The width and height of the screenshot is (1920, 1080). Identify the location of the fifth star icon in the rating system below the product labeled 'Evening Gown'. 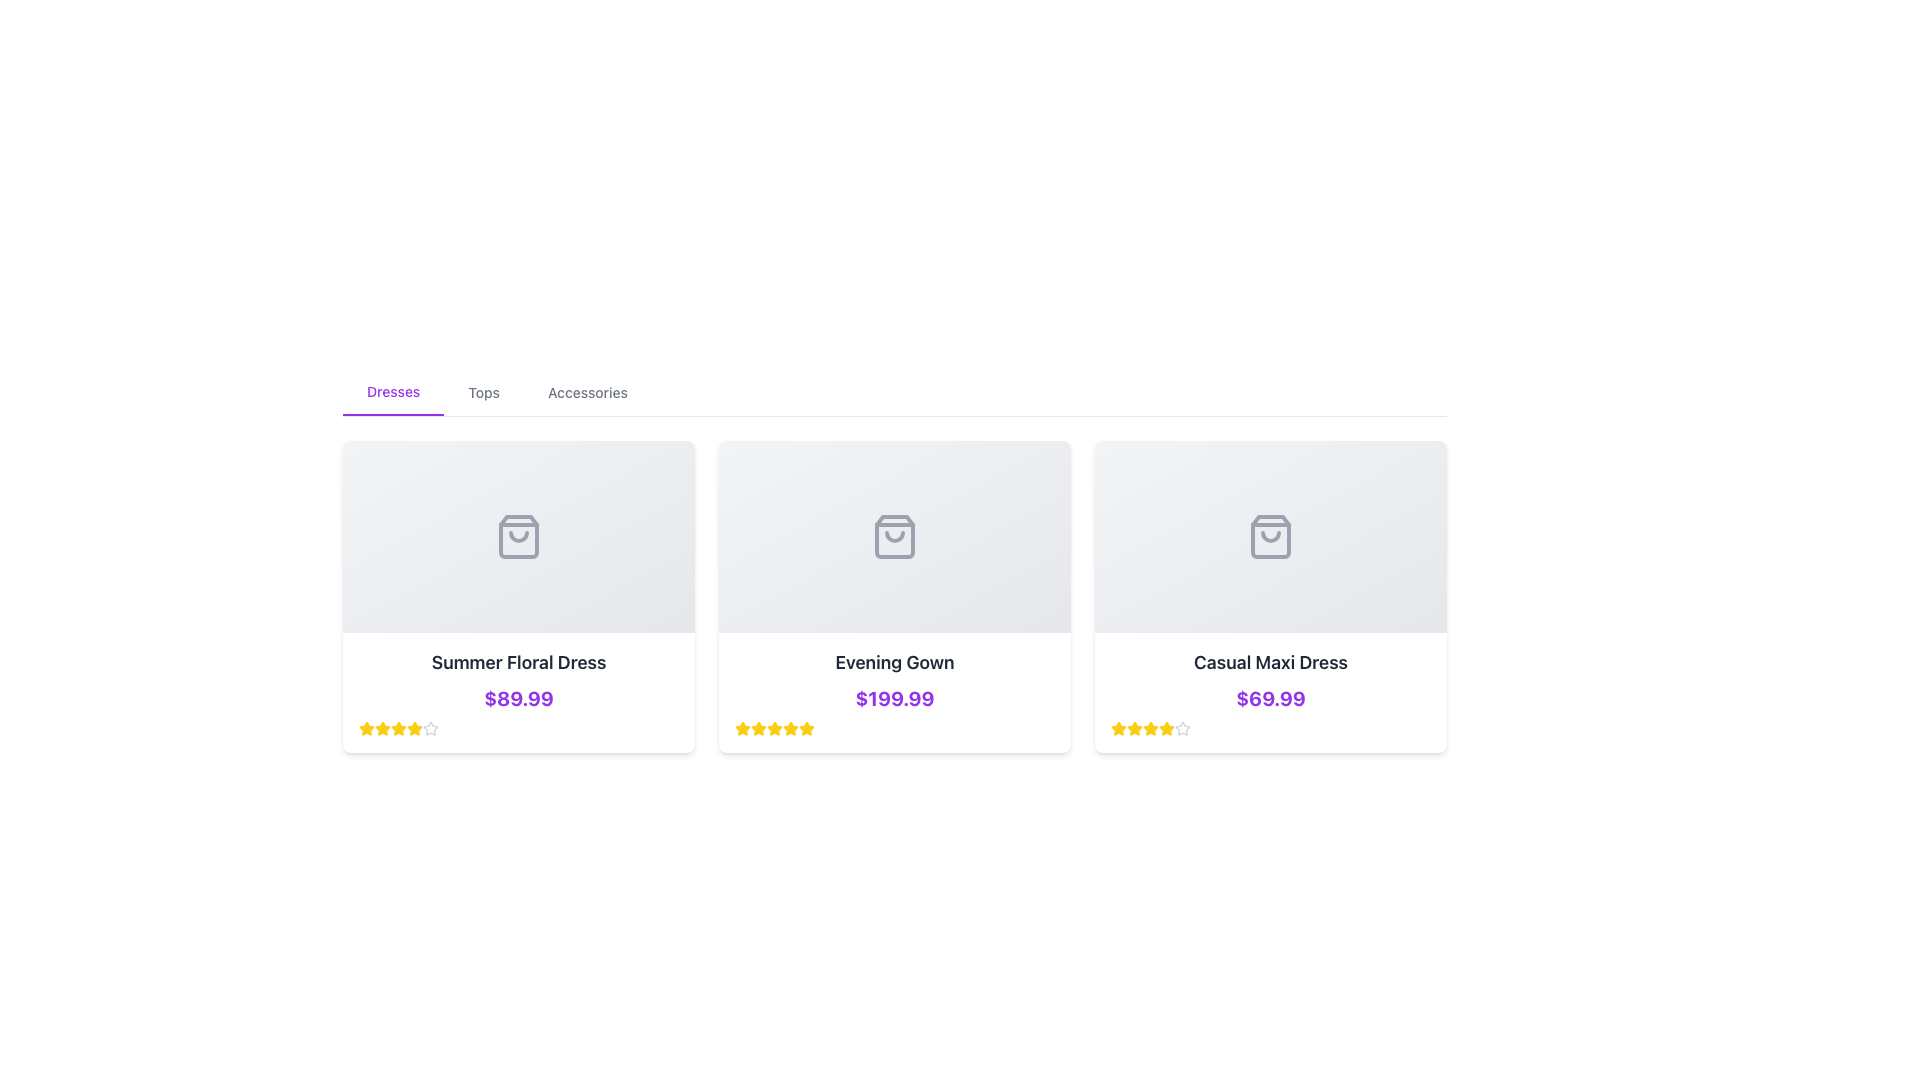
(773, 729).